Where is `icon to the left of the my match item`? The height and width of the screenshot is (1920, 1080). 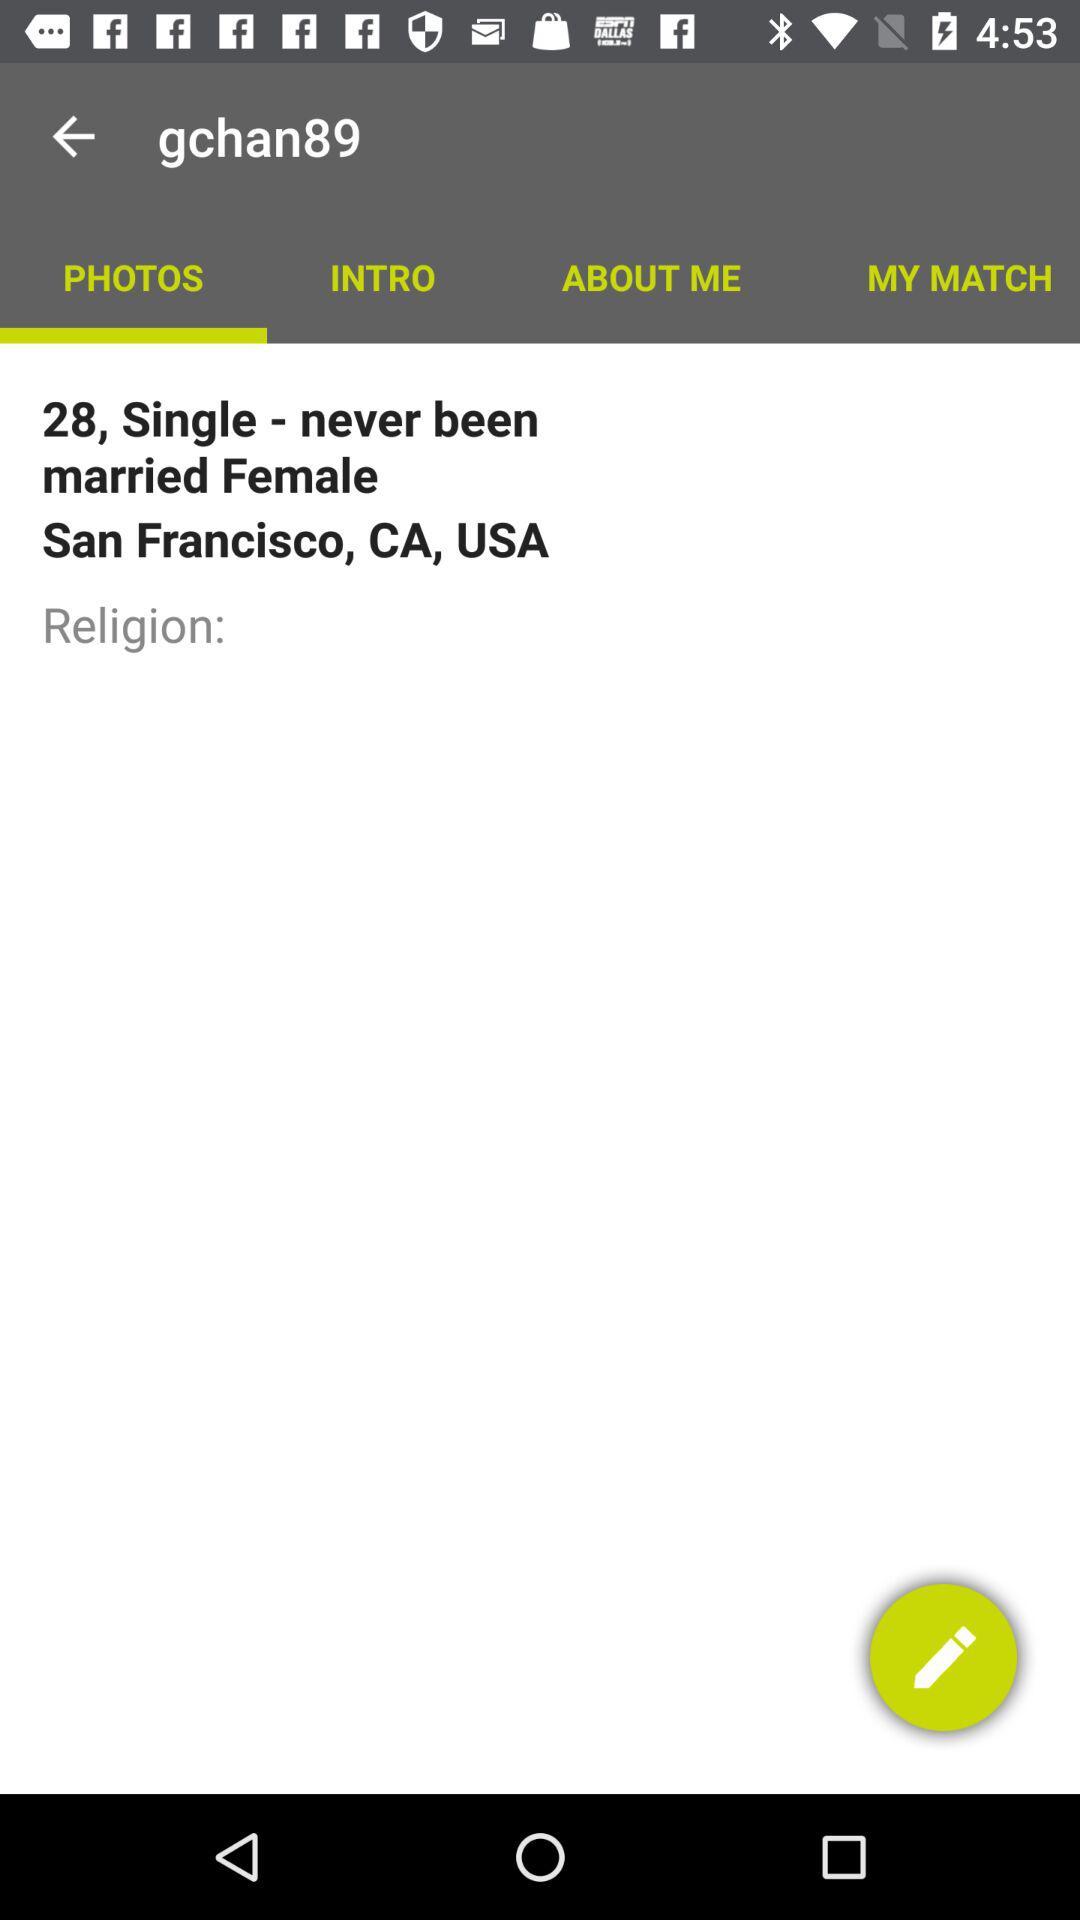 icon to the left of the my match item is located at coordinates (651, 275).